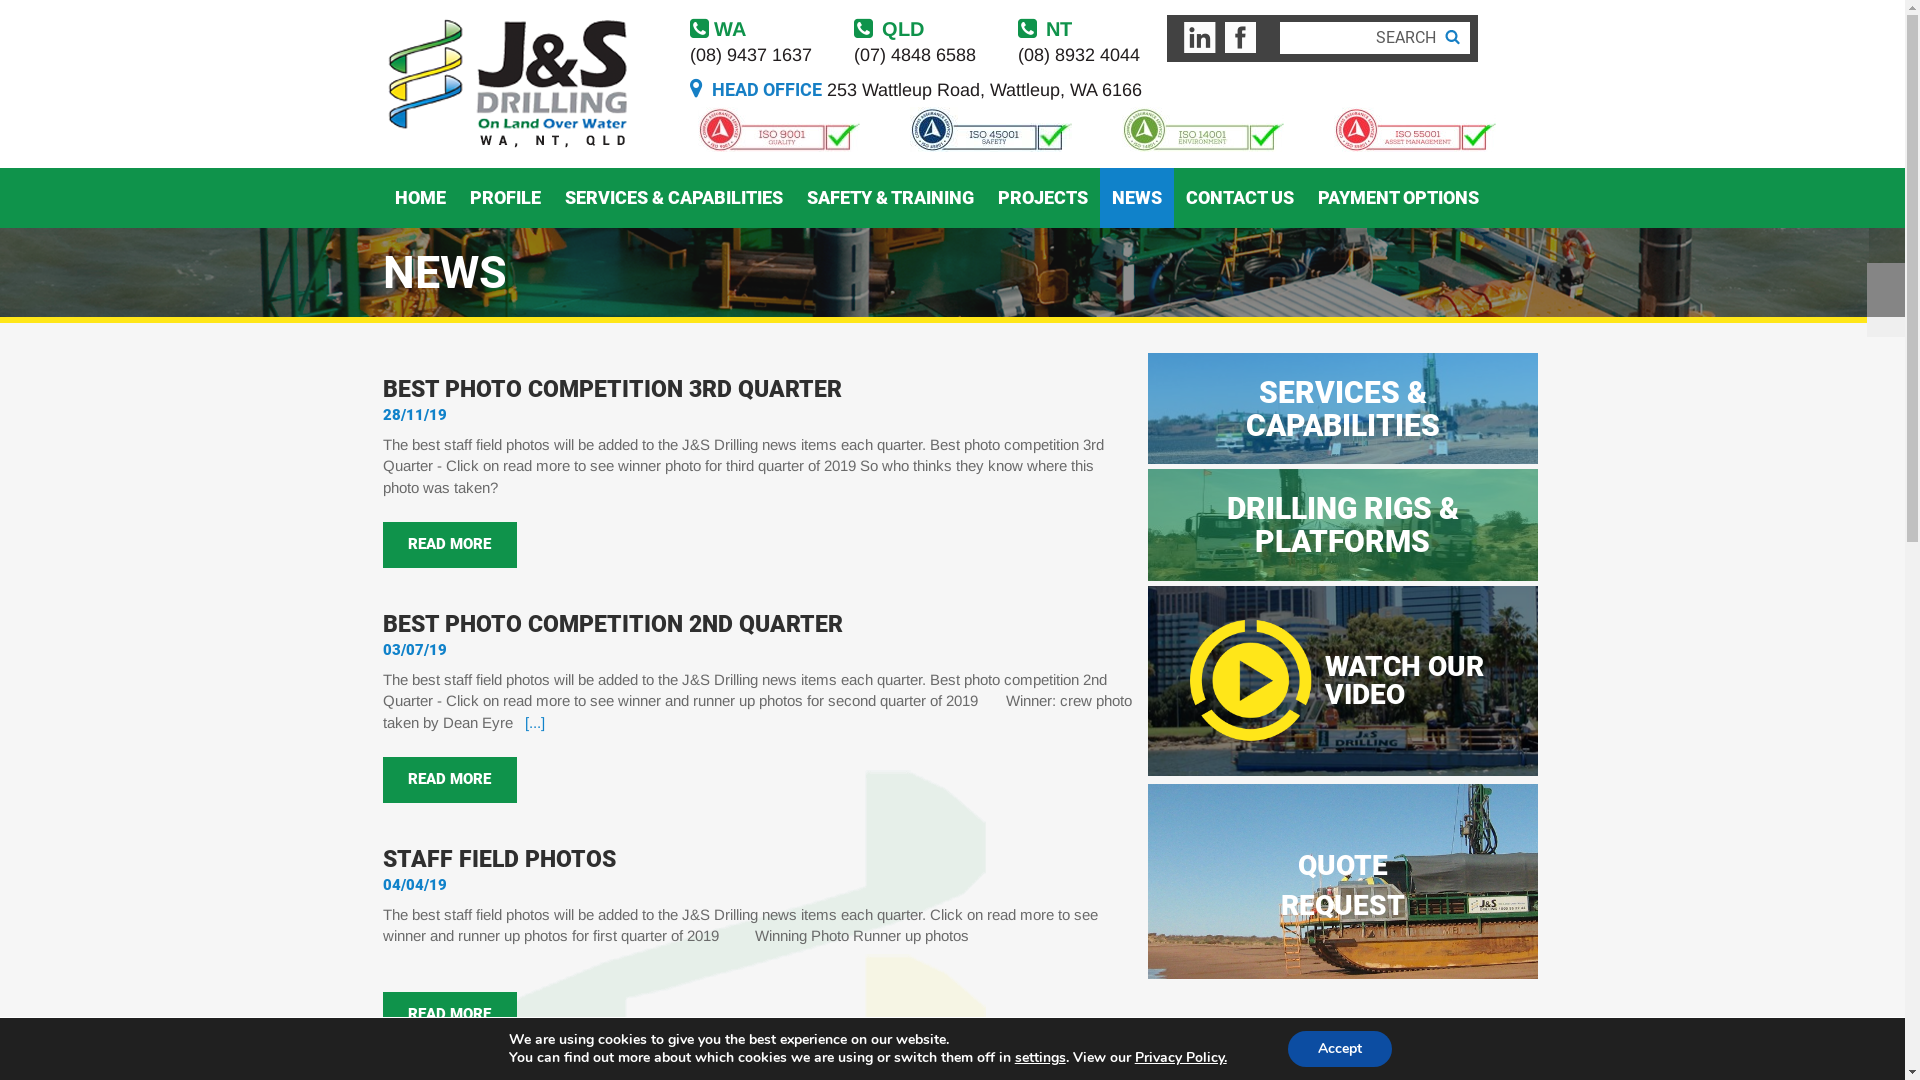  What do you see at coordinates (888, 197) in the screenshot?
I see `'SAFETY & TRAINING'` at bounding box center [888, 197].